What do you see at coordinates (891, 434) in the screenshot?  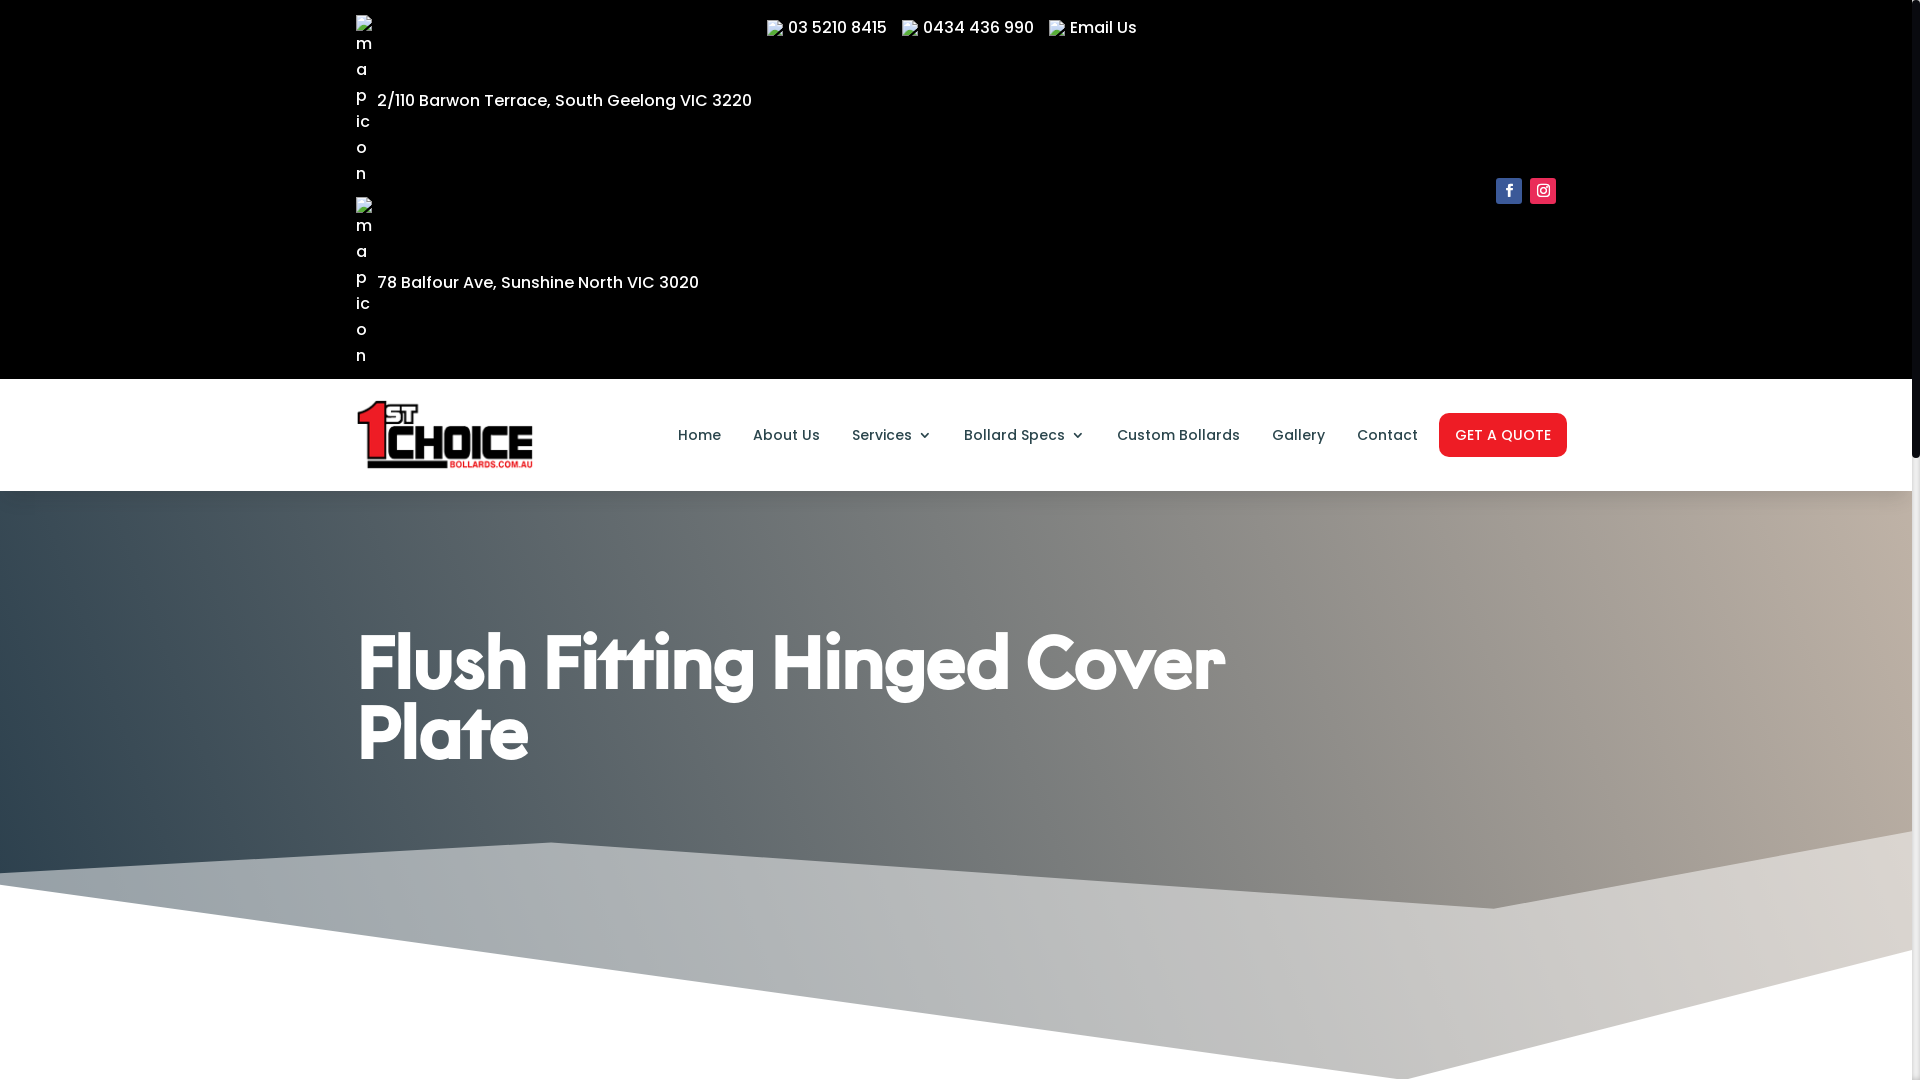 I see `'Services'` at bounding box center [891, 434].